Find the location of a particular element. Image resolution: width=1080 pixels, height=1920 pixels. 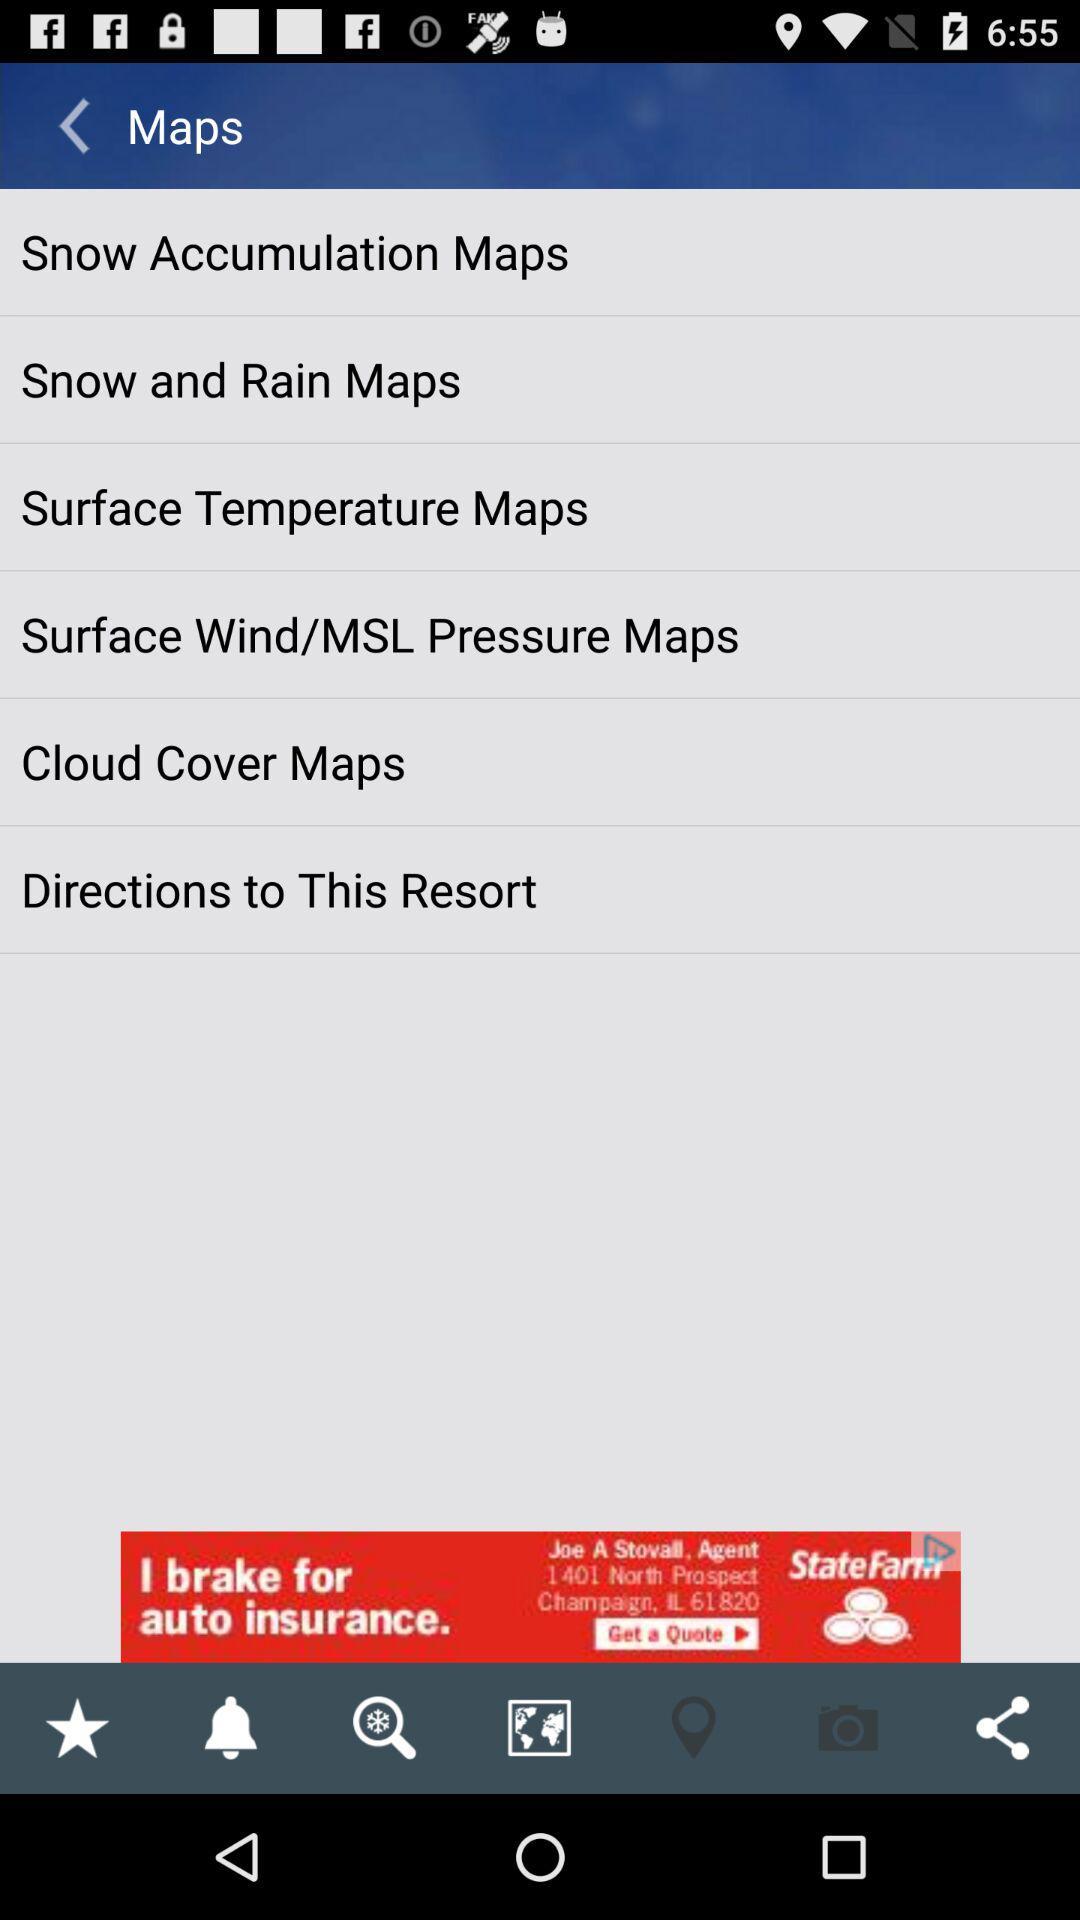

camera is located at coordinates (848, 1727).